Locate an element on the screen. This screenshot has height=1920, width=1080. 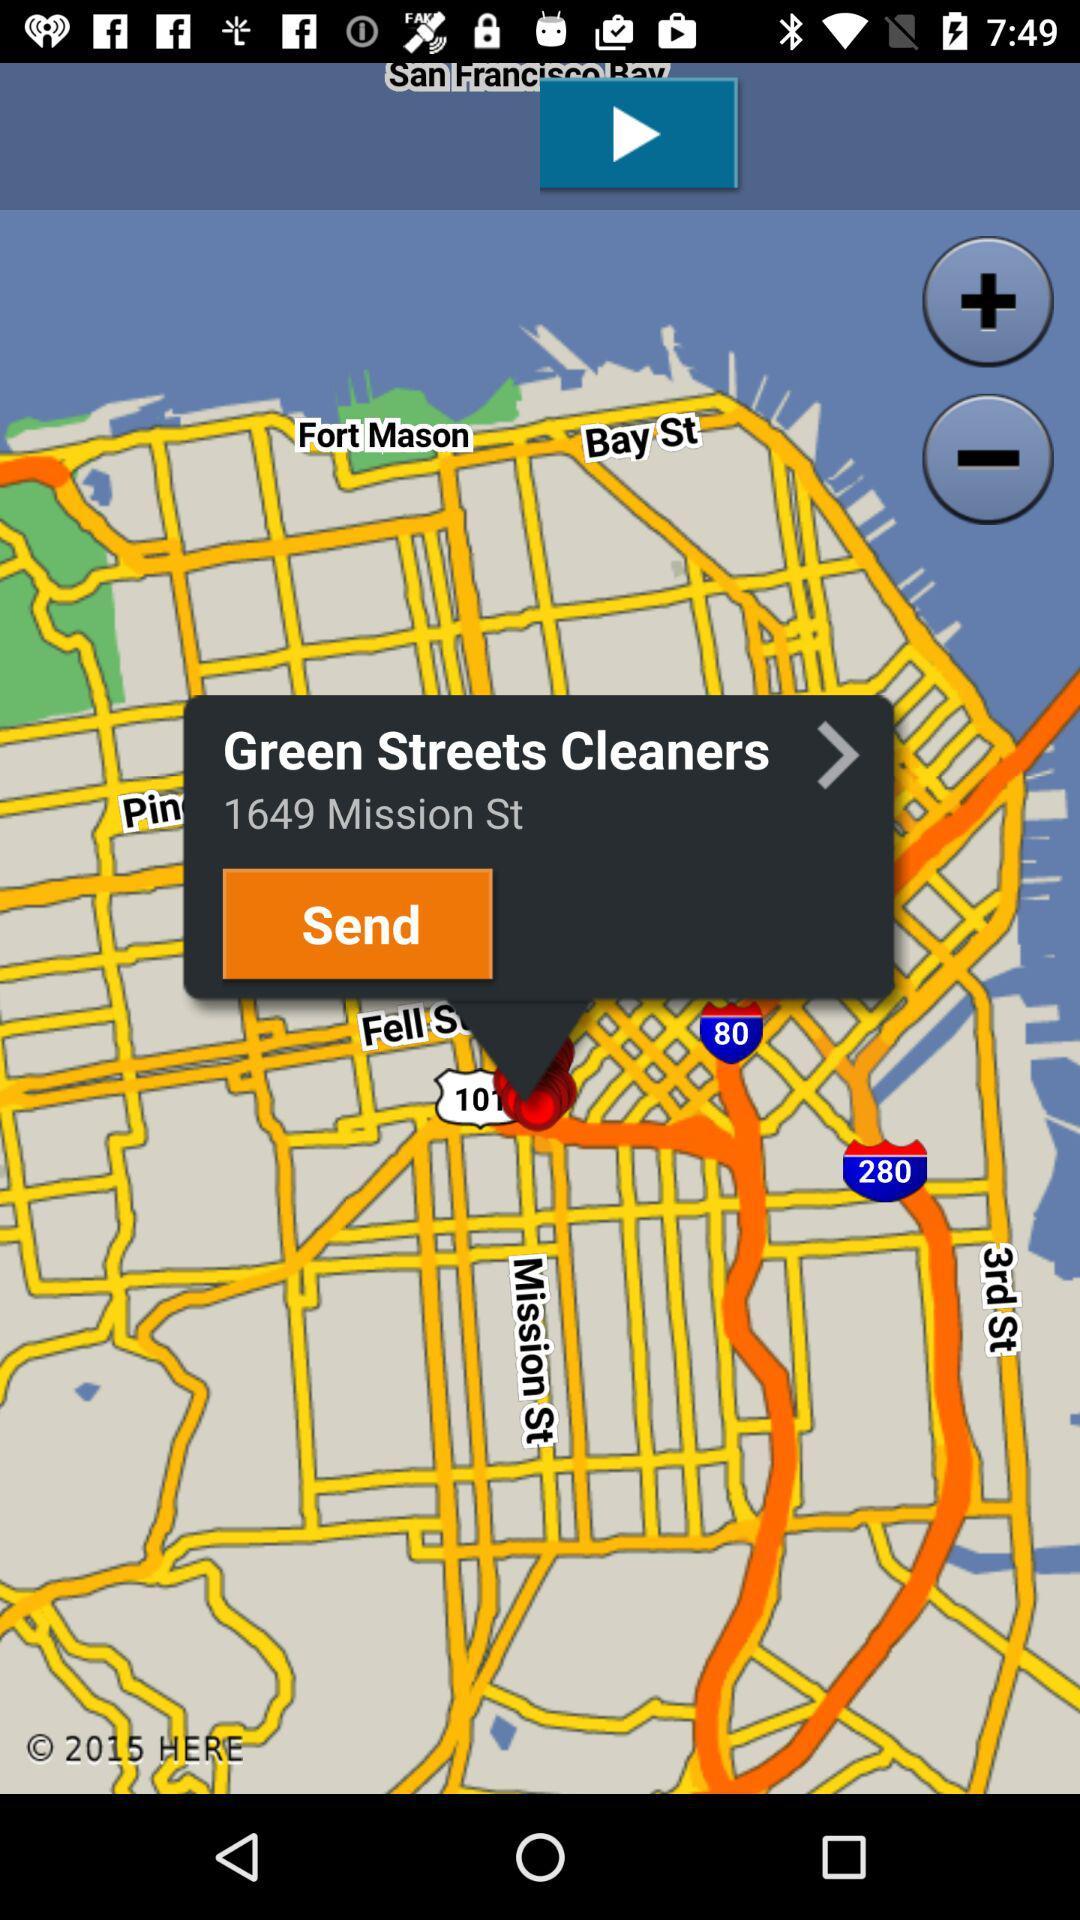
item above the green streets cleaners icon is located at coordinates (642, 135).